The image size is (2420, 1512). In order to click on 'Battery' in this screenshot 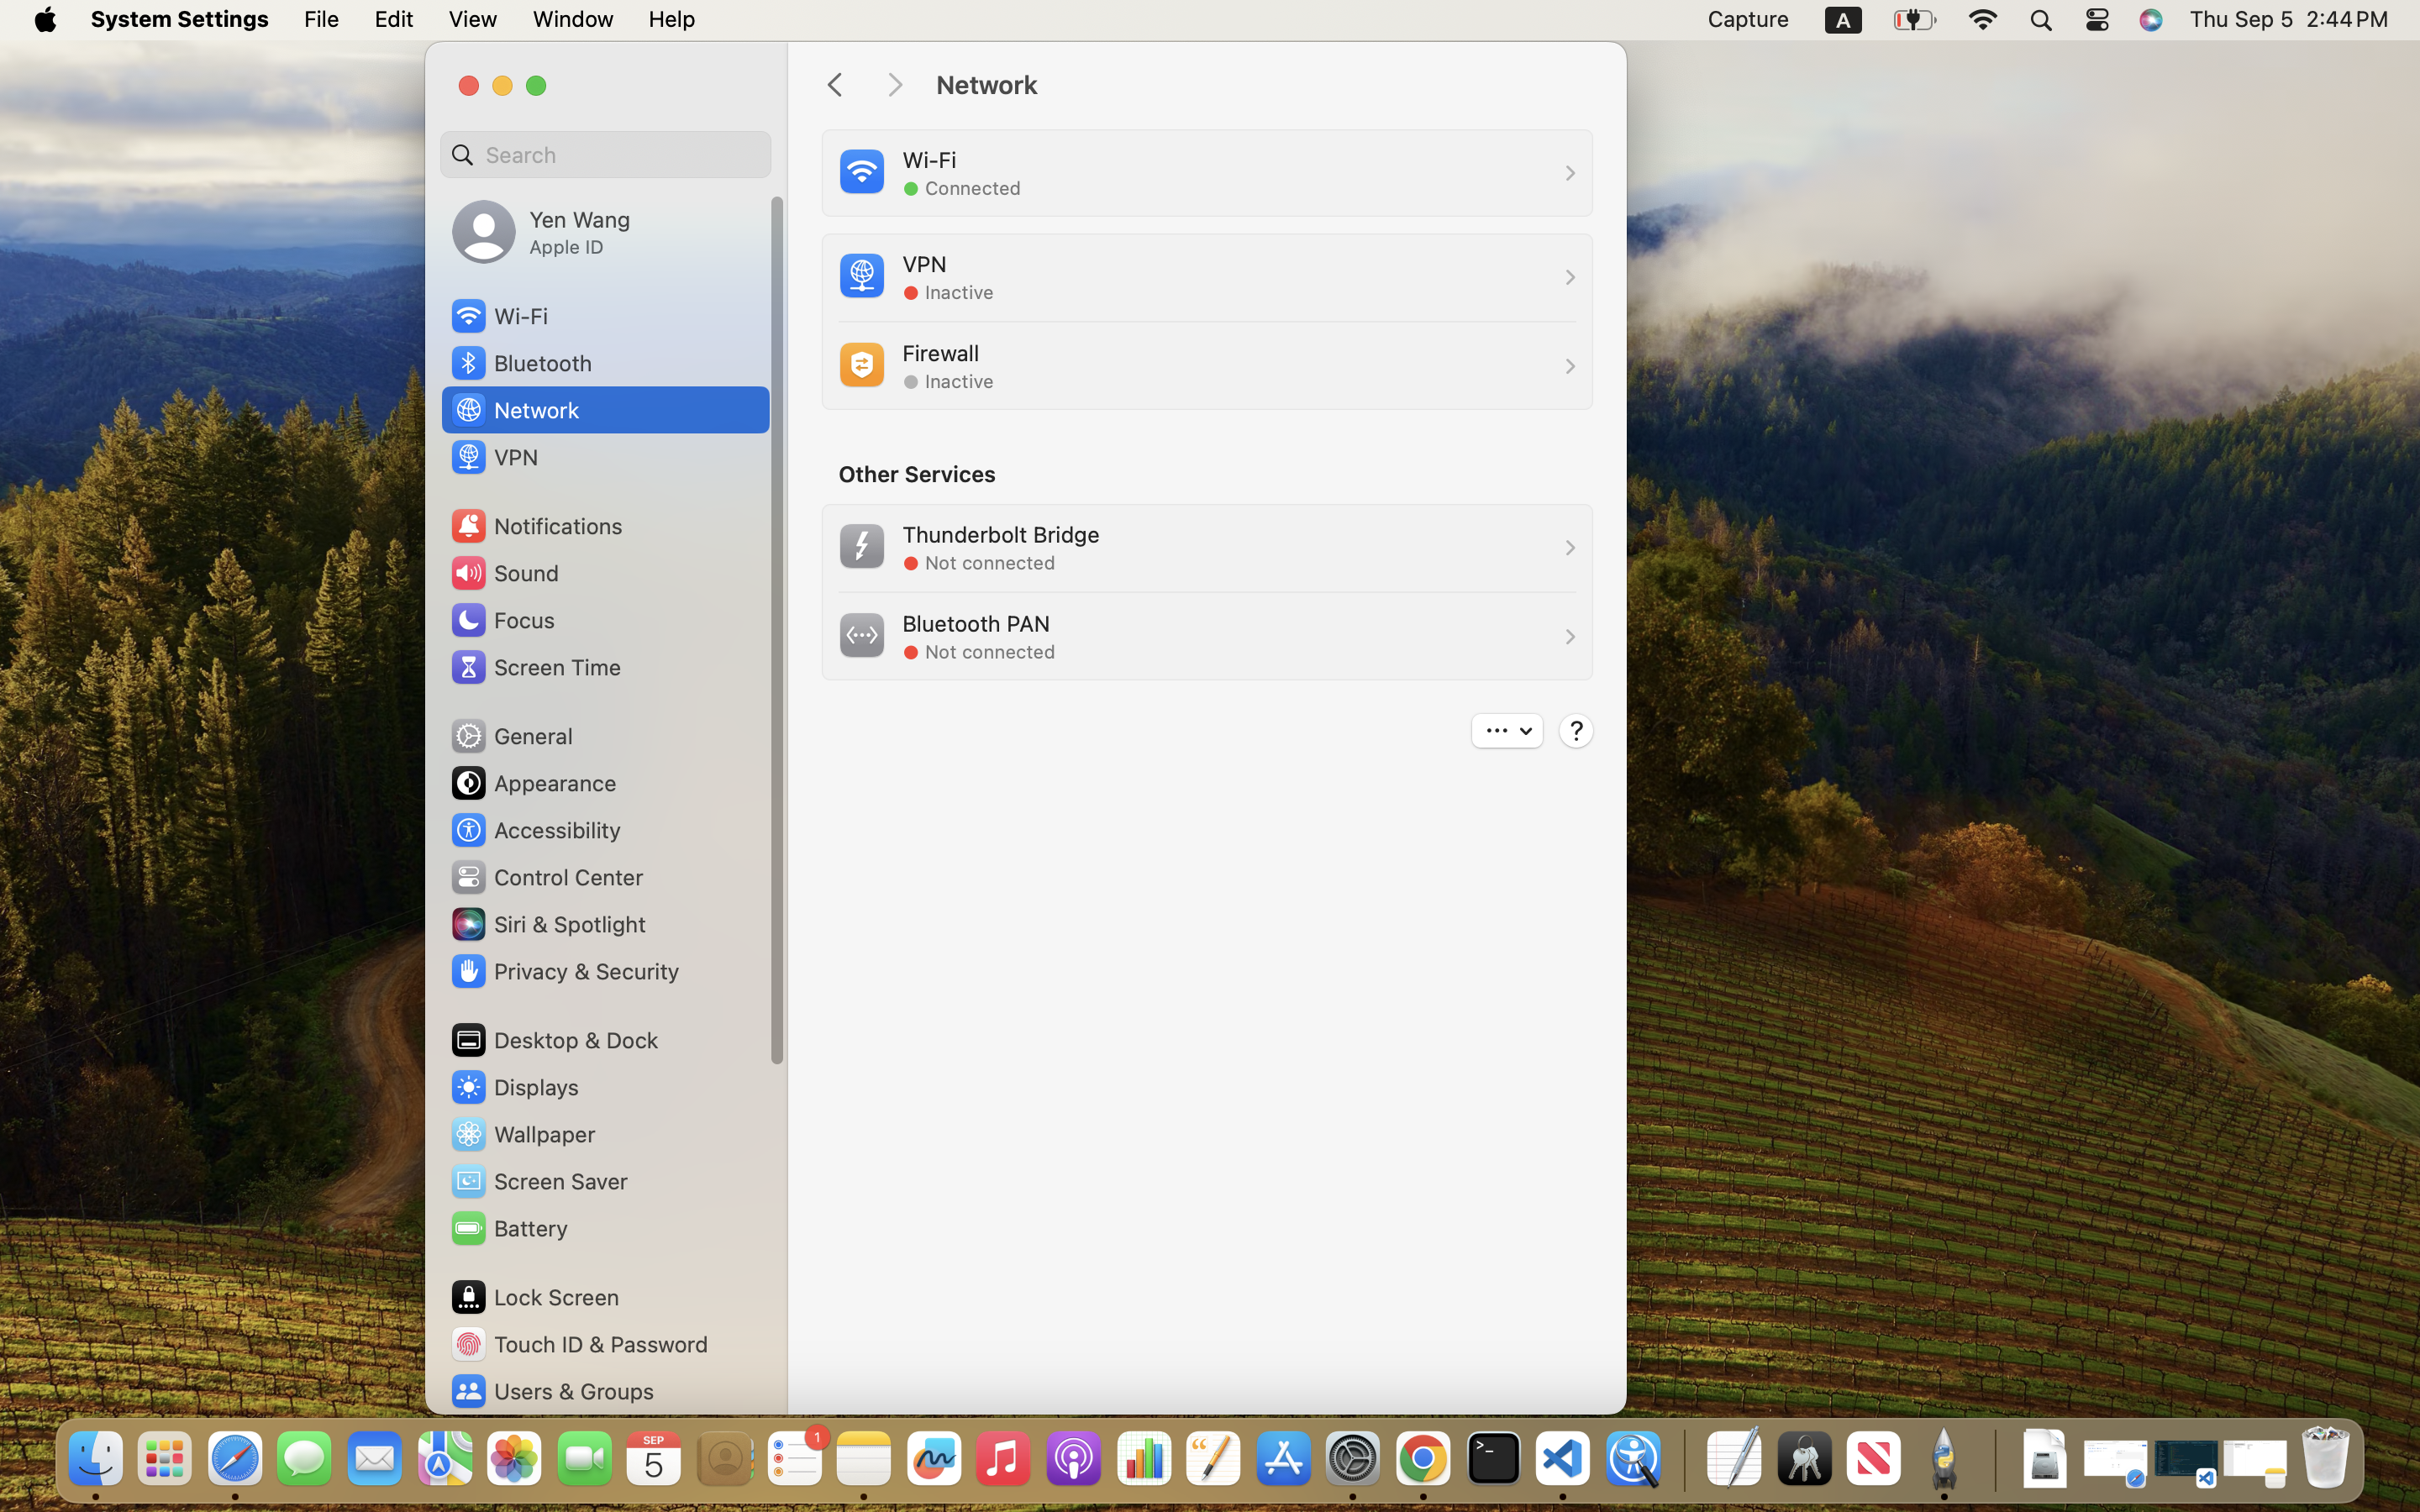, I will do `click(508, 1226)`.